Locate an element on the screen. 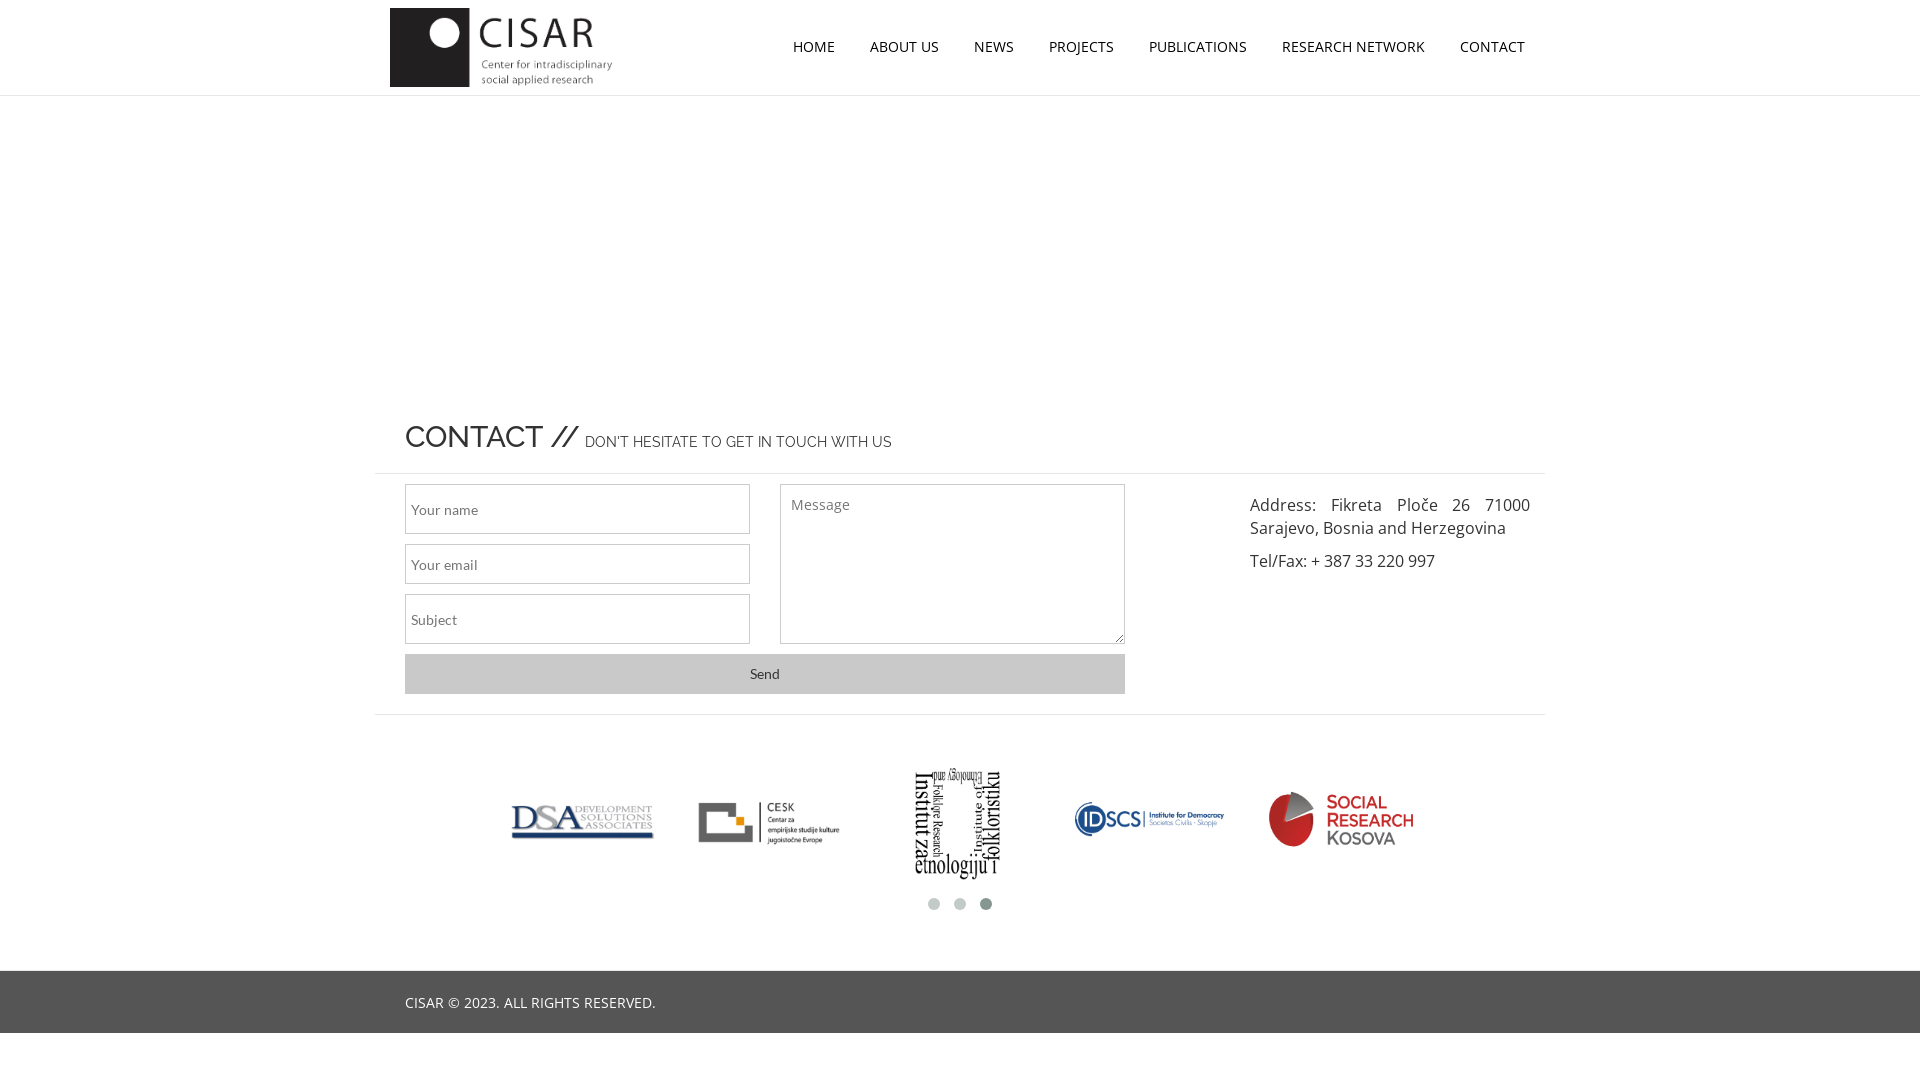 The width and height of the screenshot is (1920, 1080). 'NEWS' is located at coordinates (993, 45).